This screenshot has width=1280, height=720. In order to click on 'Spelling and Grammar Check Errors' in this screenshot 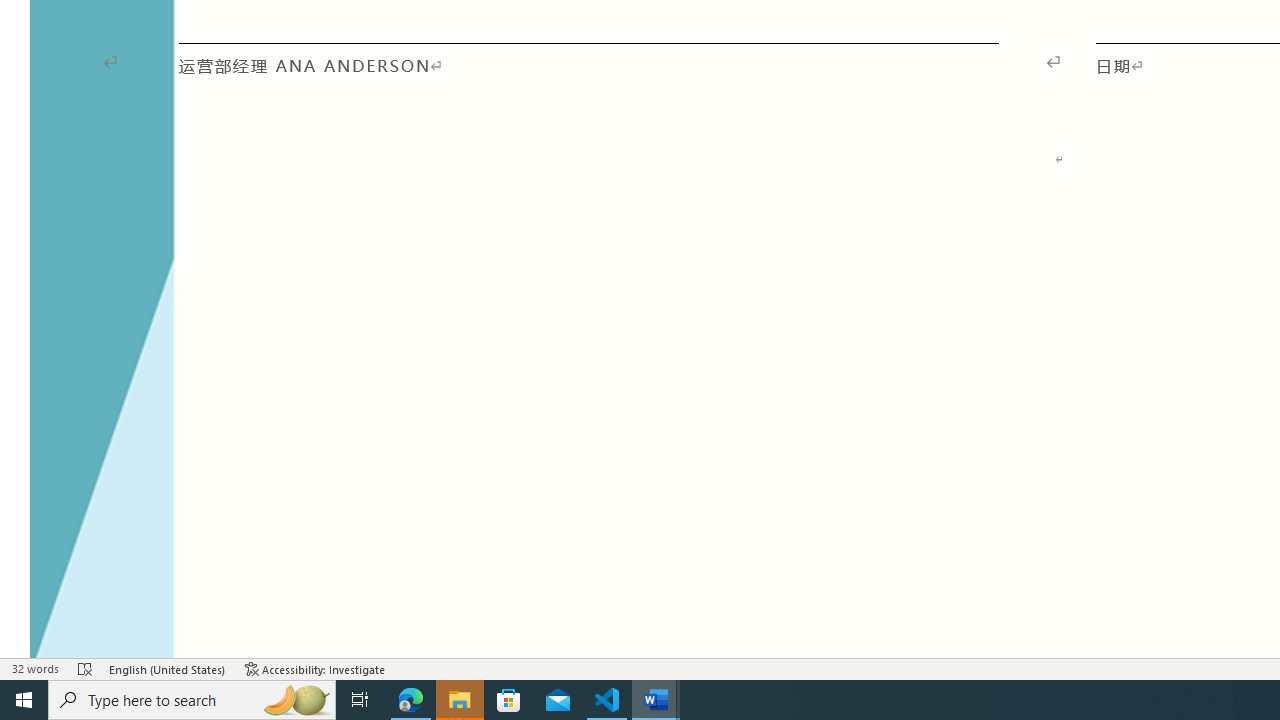, I will do `click(85, 669)`.